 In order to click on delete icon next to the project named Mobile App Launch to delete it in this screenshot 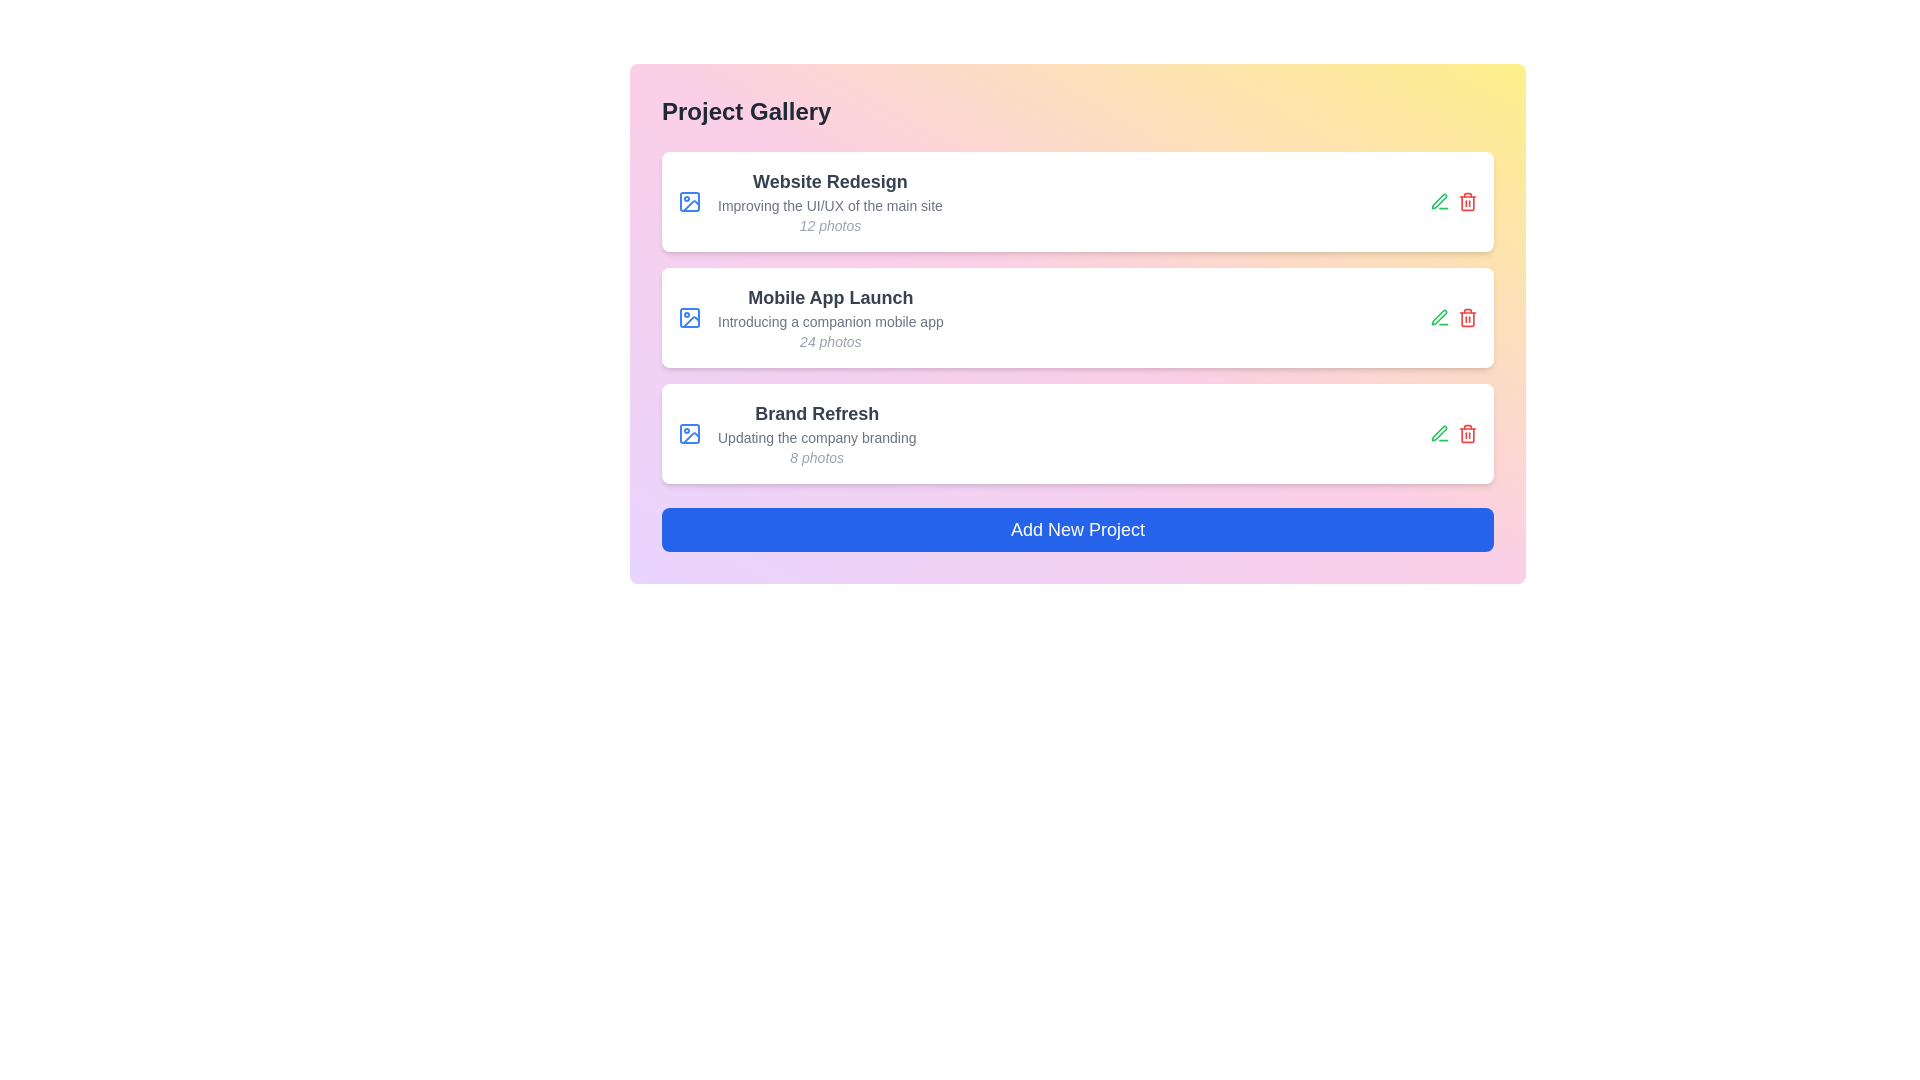, I will do `click(1468, 316)`.